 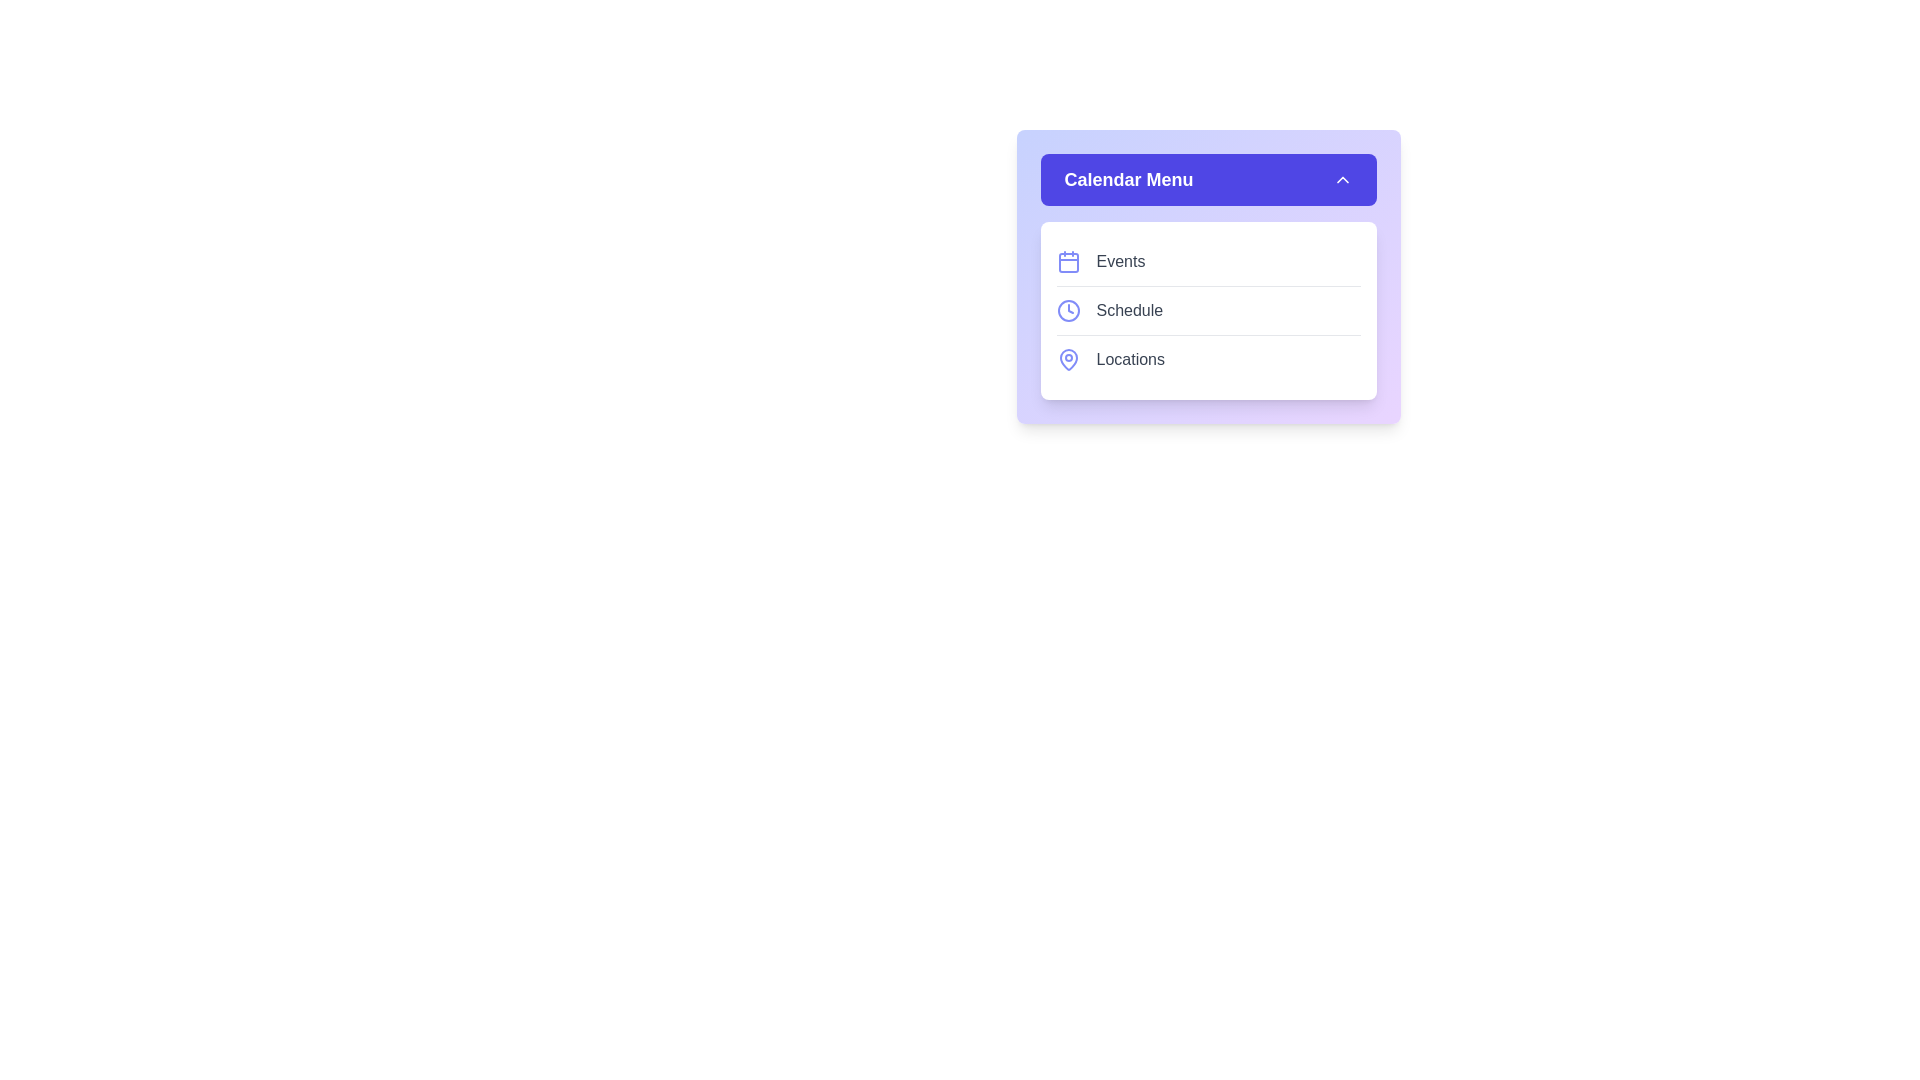 What do you see at coordinates (1207, 180) in the screenshot?
I see `the 'Calendar Menu' button to toggle the menu` at bounding box center [1207, 180].